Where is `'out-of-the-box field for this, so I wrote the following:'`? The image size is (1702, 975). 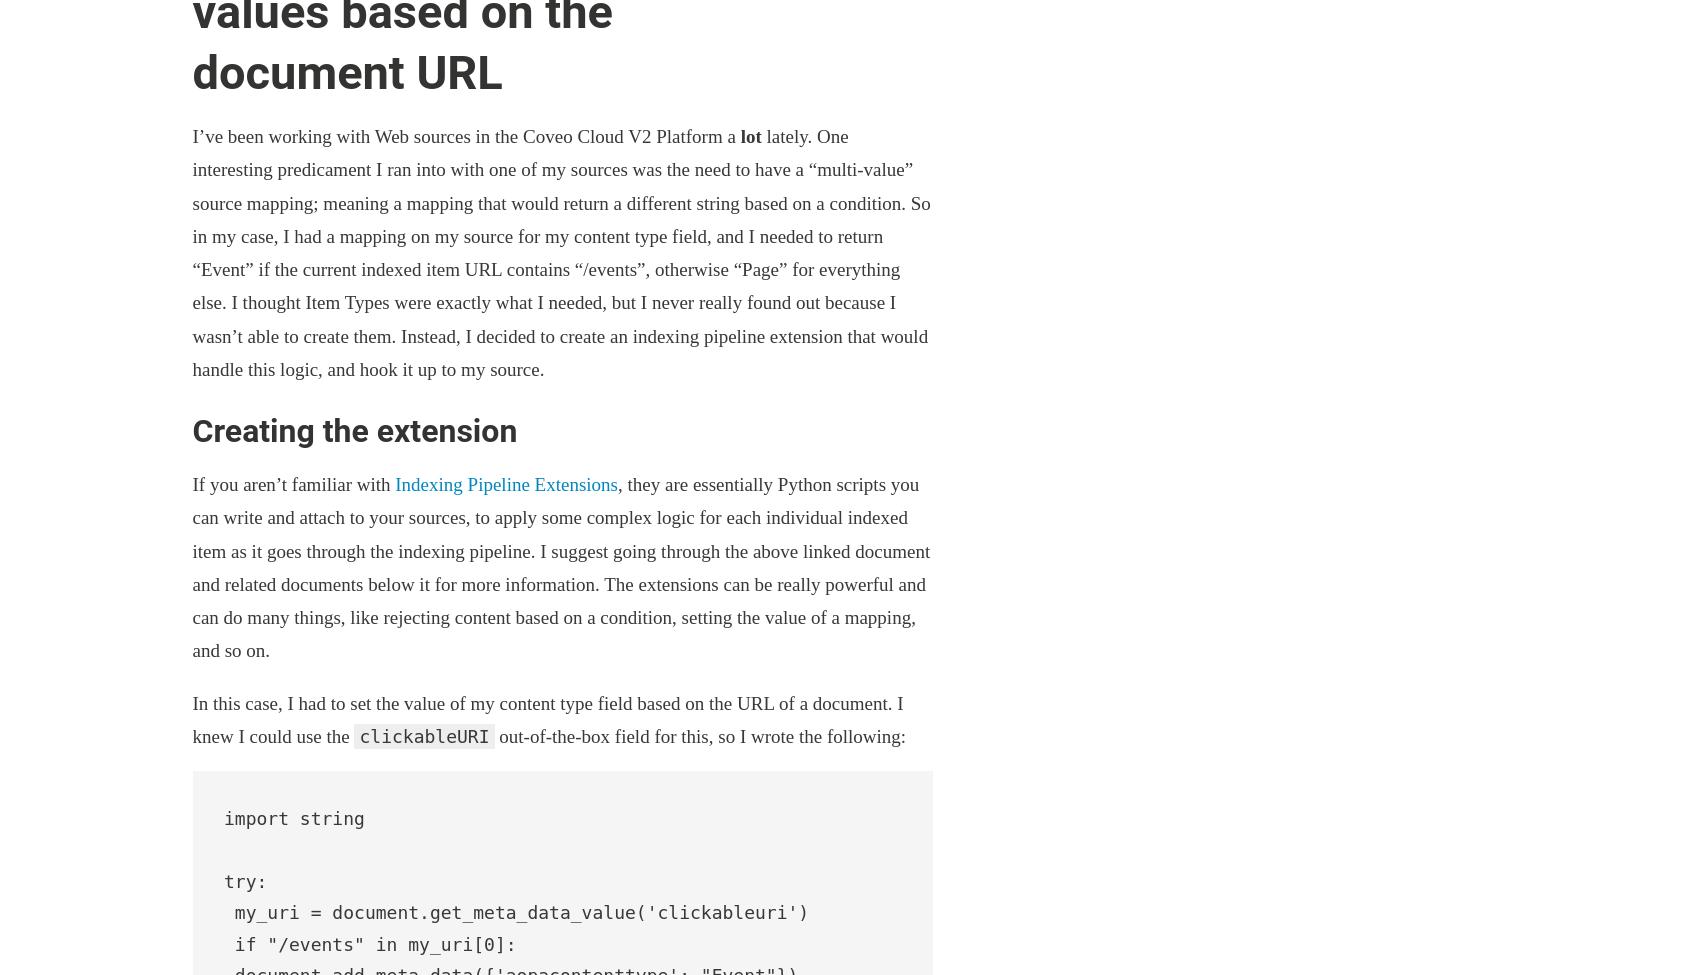
'out-of-the-box field for this, so I wrote the following:' is located at coordinates (700, 734).